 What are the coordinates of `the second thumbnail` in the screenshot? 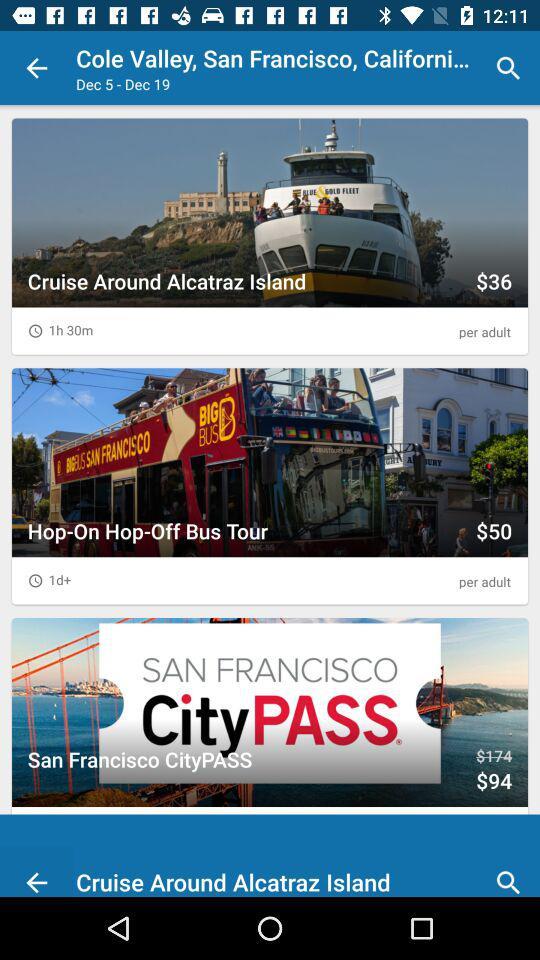 It's located at (270, 485).